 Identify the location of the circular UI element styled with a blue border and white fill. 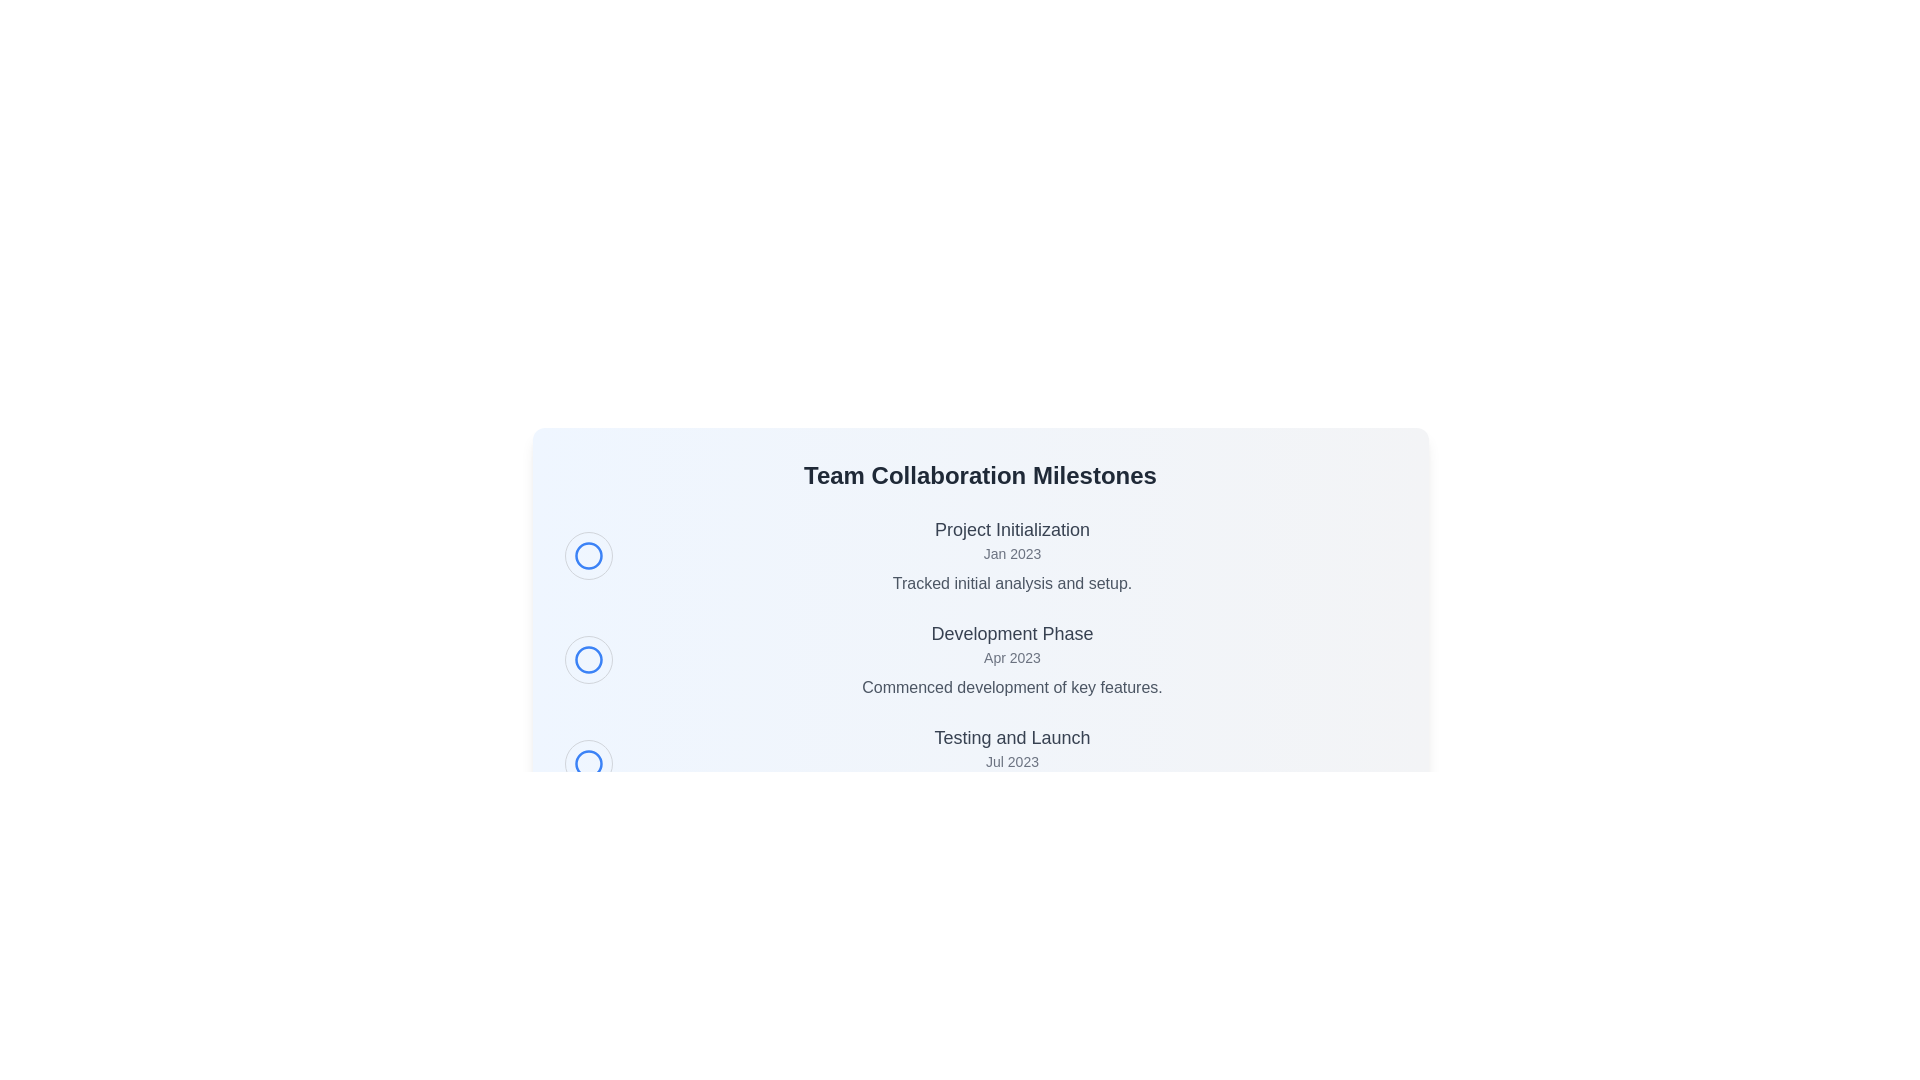
(587, 659).